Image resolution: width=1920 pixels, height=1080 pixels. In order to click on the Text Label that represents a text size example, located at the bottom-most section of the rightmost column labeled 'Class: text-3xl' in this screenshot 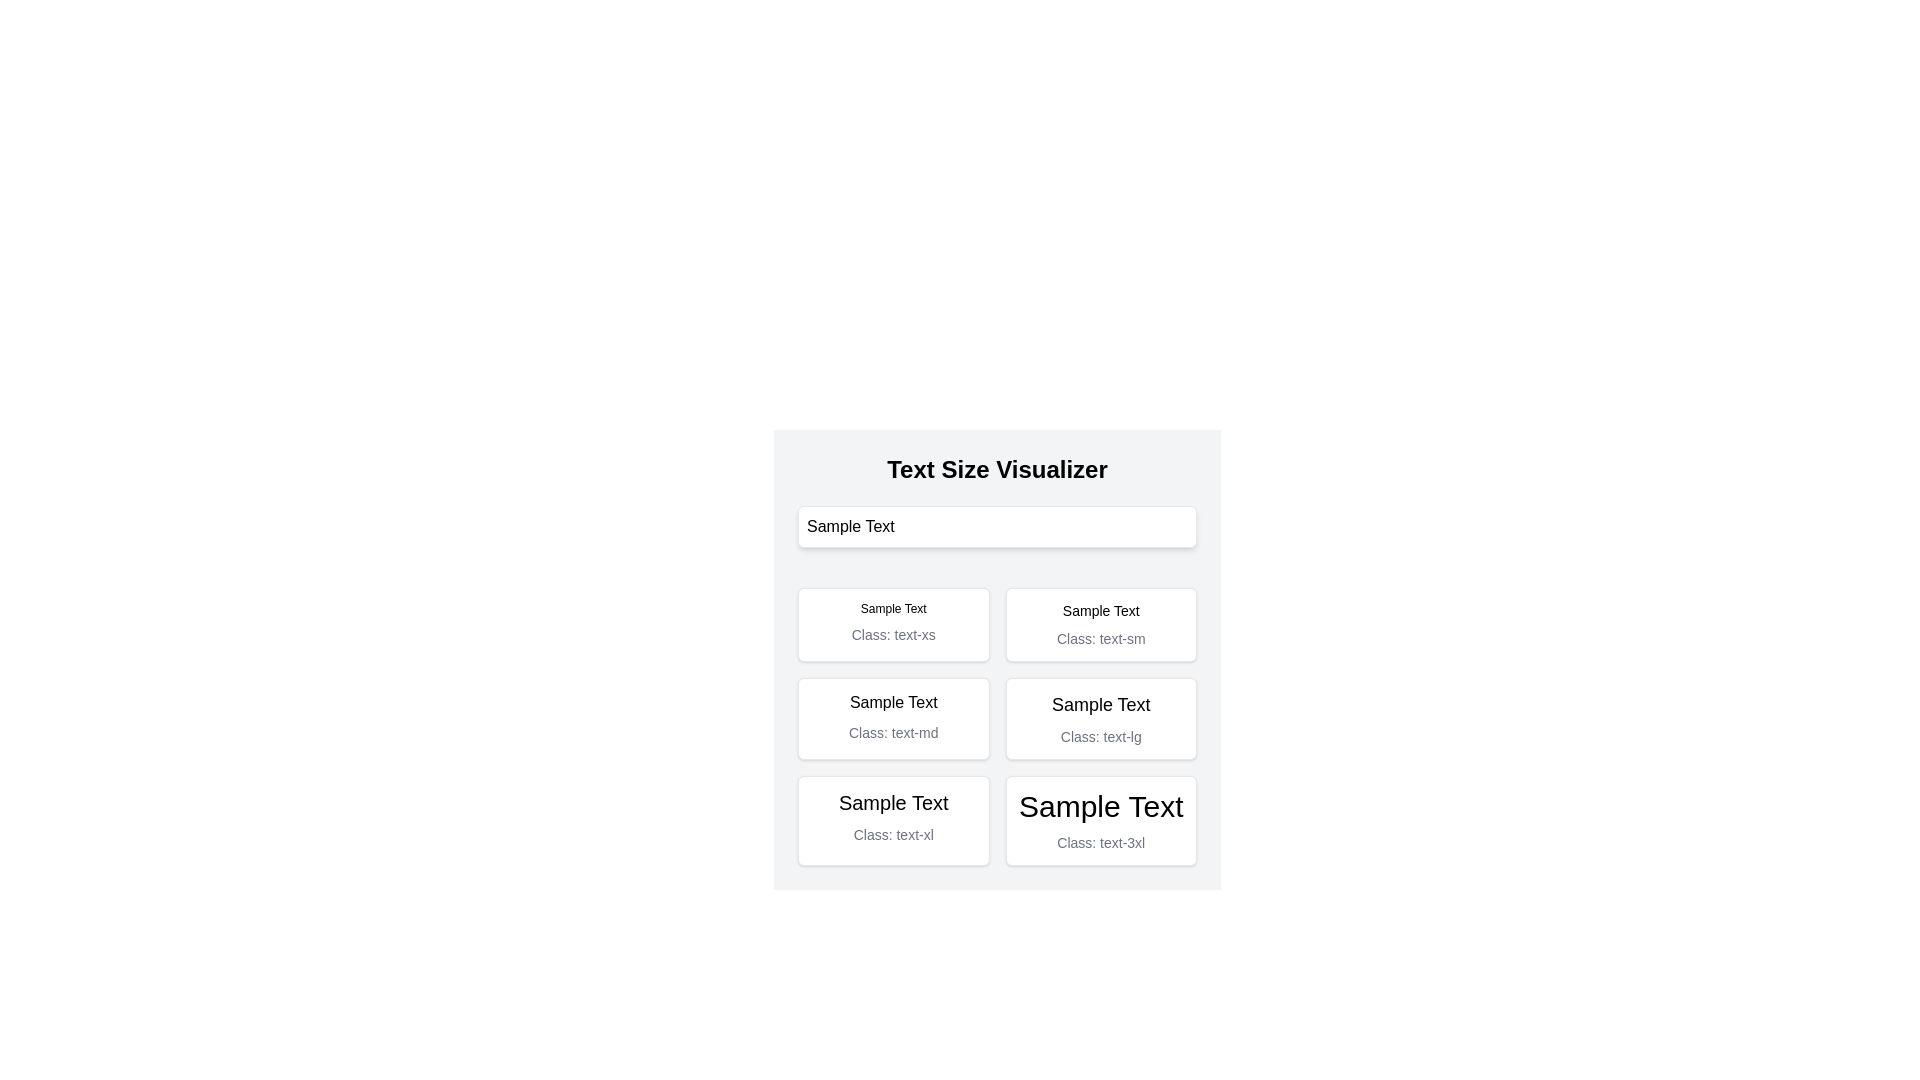, I will do `click(1100, 805)`.